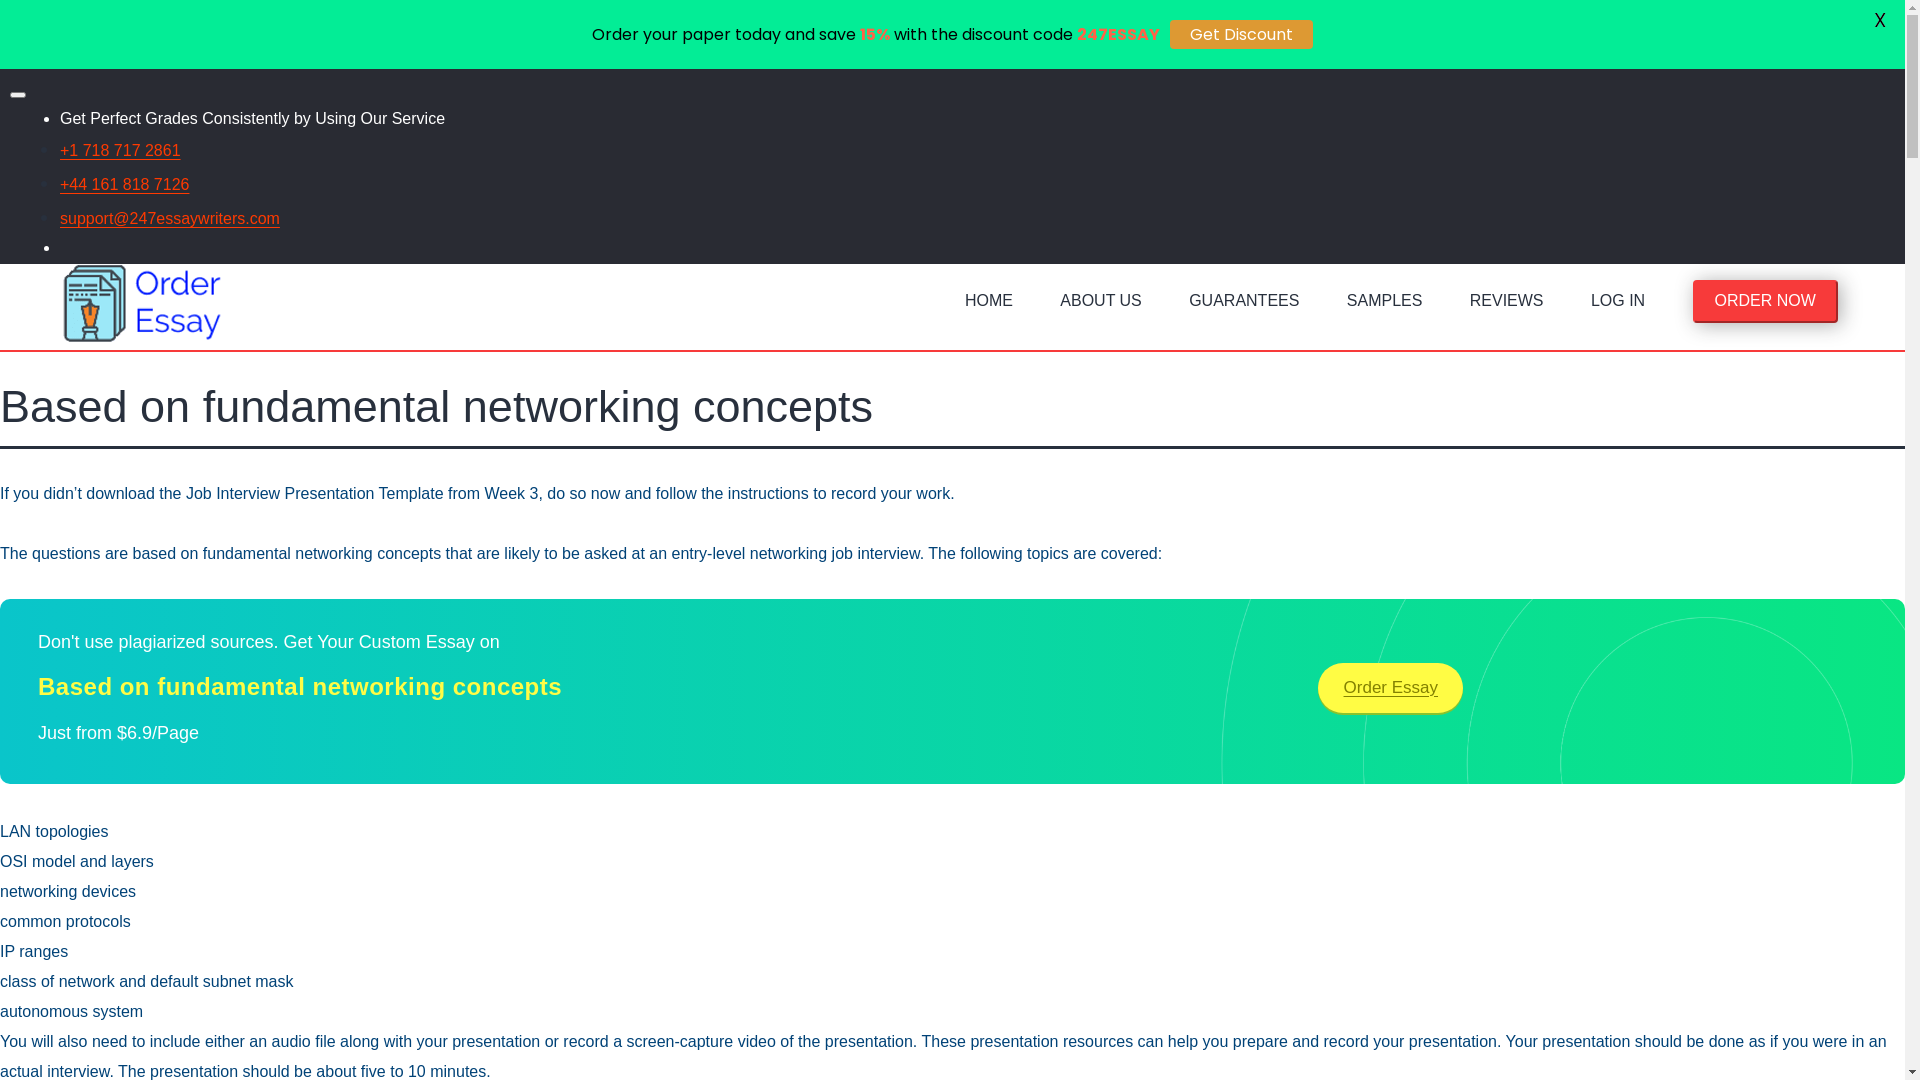 The width and height of the screenshot is (1920, 1080). What do you see at coordinates (1507, 306) in the screenshot?
I see `'REVIEWS'` at bounding box center [1507, 306].